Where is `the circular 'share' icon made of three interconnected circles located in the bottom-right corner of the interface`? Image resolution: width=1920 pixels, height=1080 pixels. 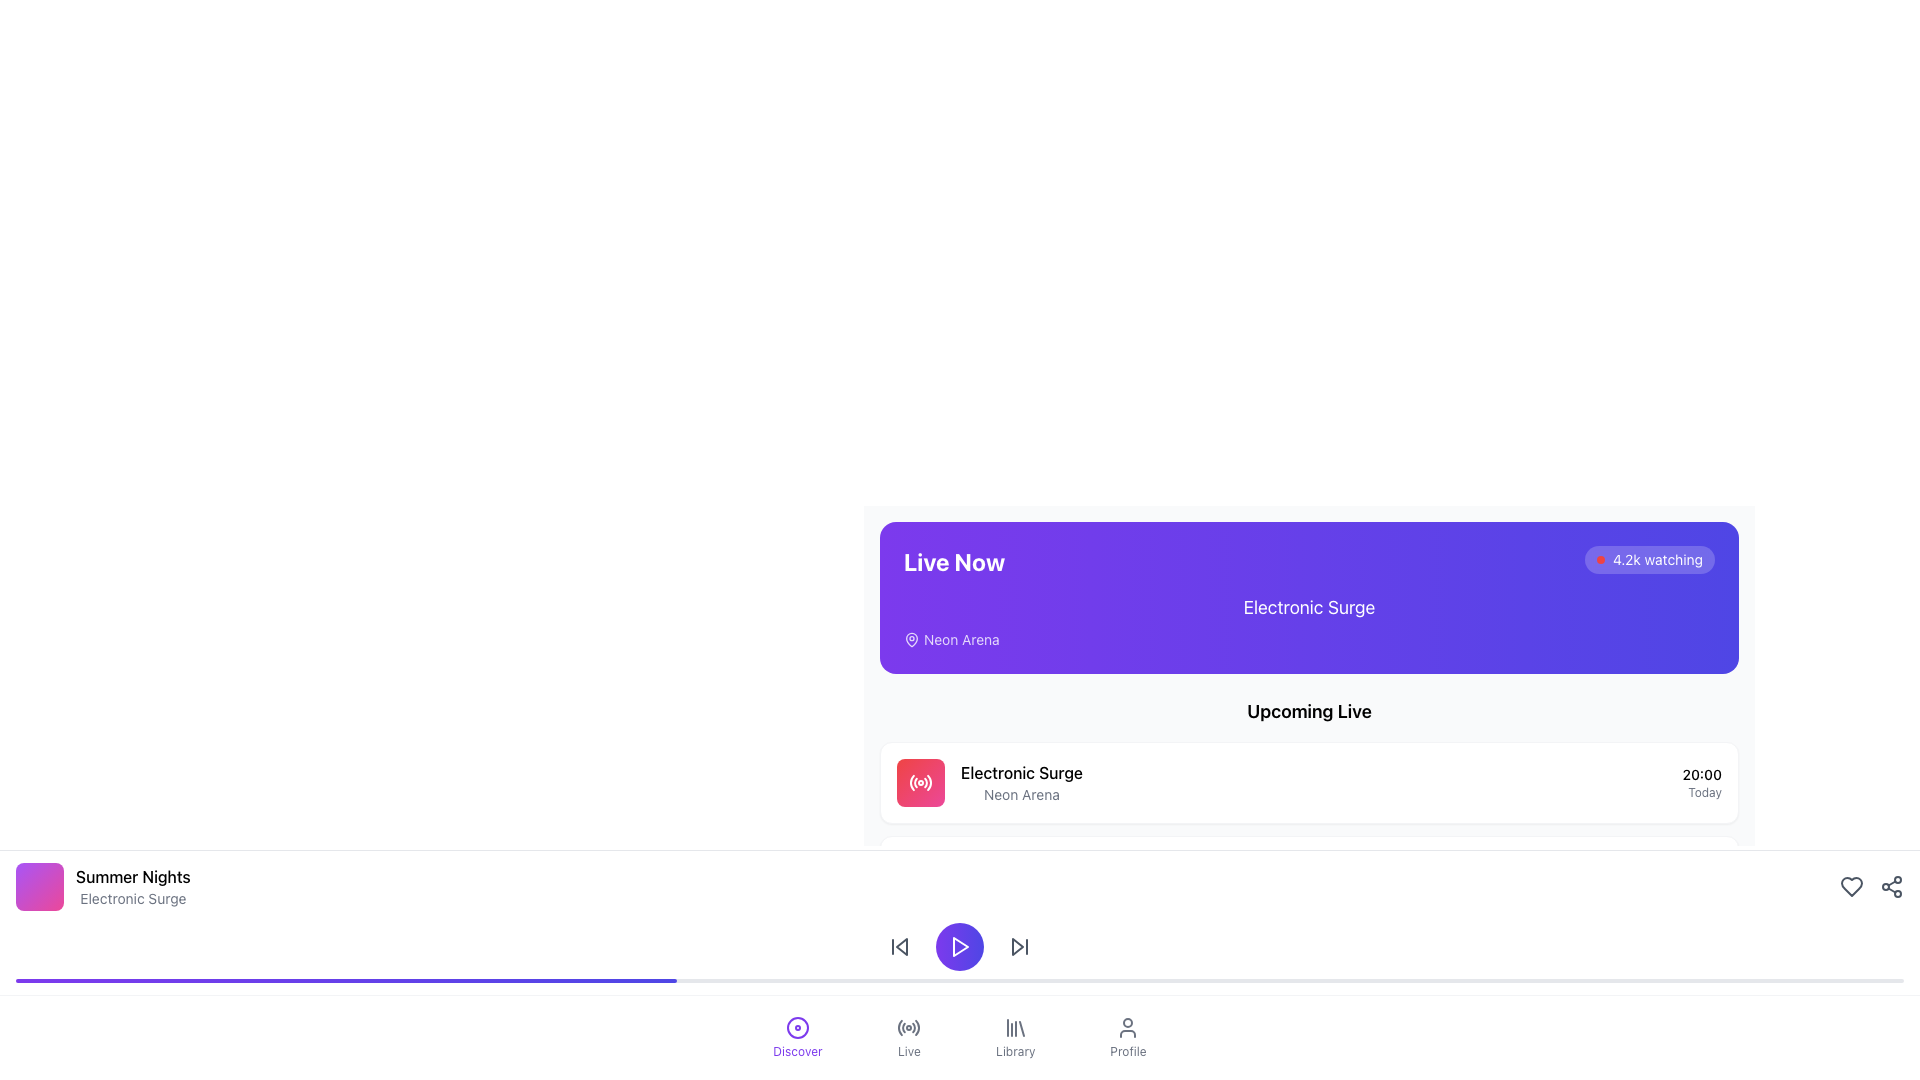
the circular 'share' icon made of three interconnected circles located in the bottom-right corner of the interface is located at coordinates (1890, 886).